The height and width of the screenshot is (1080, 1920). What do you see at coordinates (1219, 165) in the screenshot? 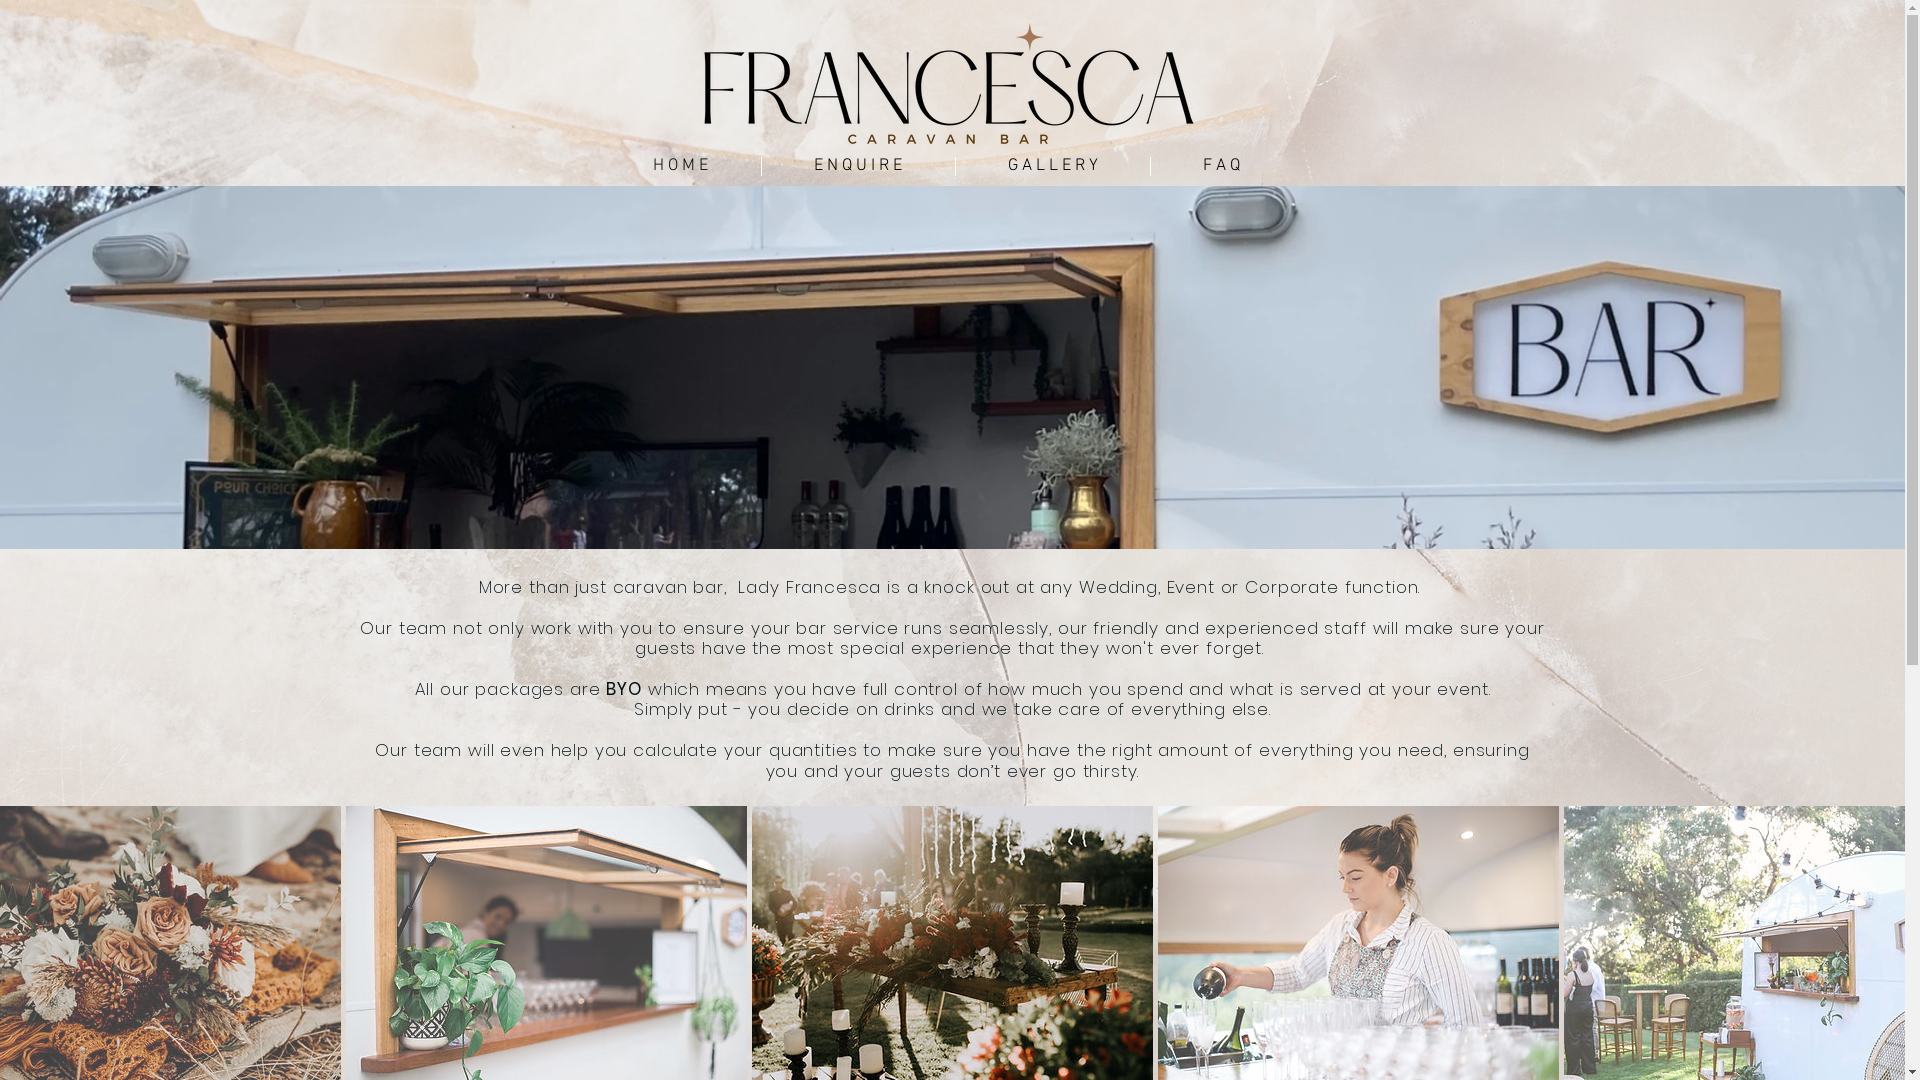
I see `'F A Q'` at bounding box center [1219, 165].